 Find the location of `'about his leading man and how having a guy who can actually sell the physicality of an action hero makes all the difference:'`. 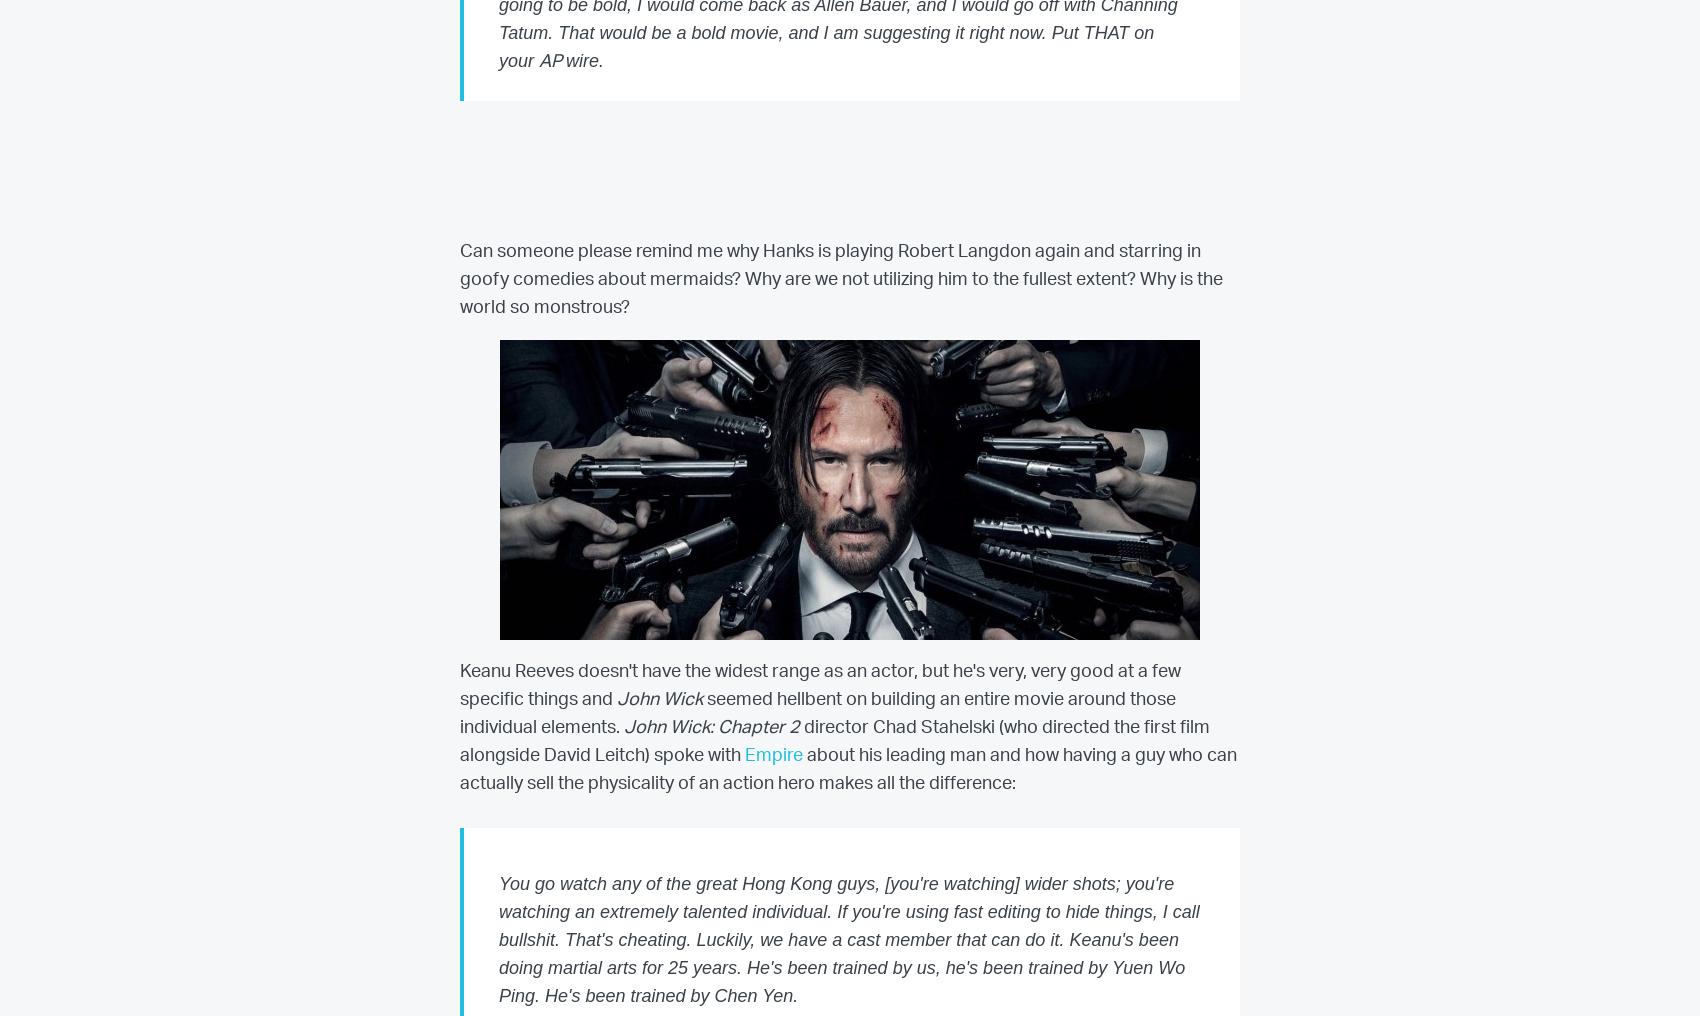

'about his leading man and how having a guy who can actually sell the physicality of an action hero makes all the difference:' is located at coordinates (847, 769).